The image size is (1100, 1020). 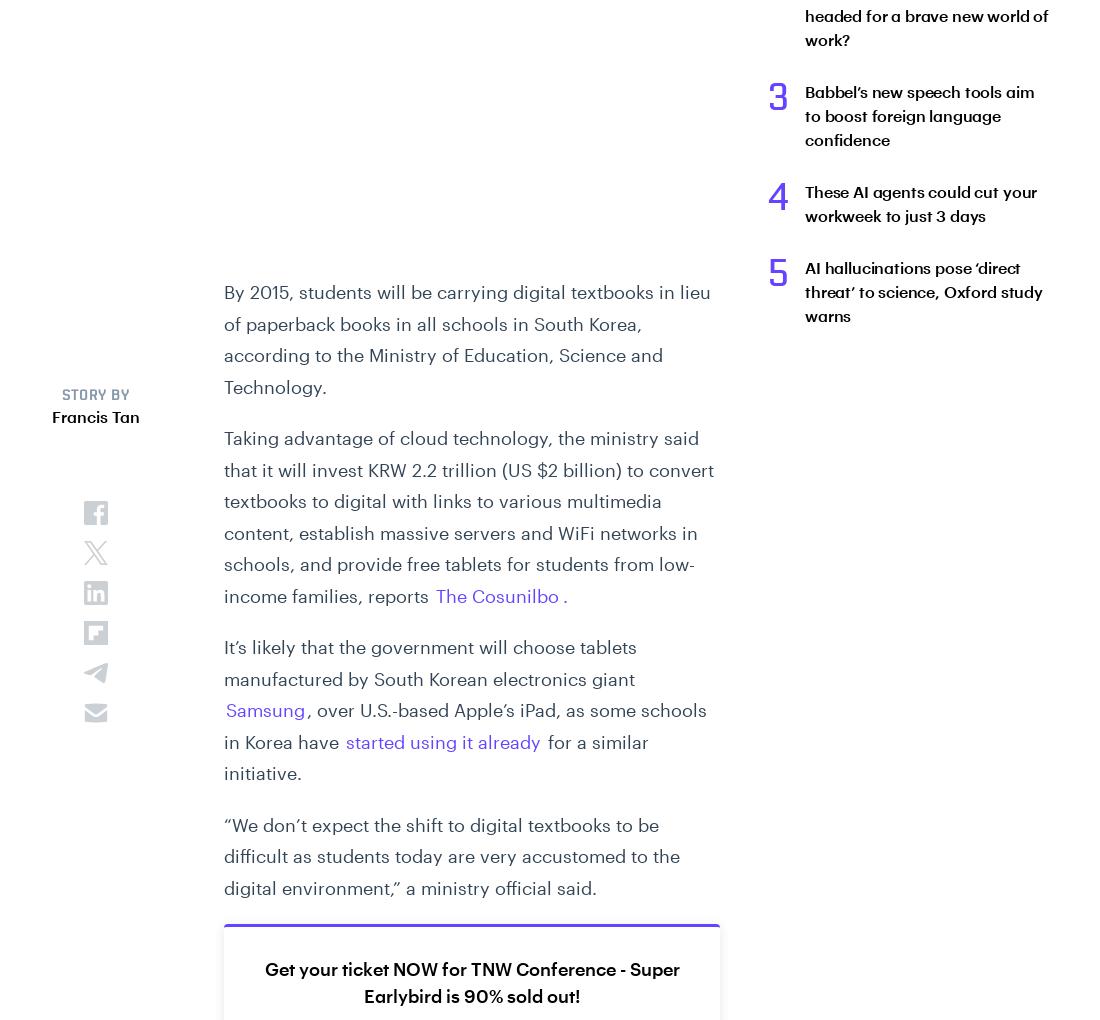 I want to click on 'By 2015, students will be carrying digital textbooks in lieu of paperback books in all schools in South Korea, according to the Ministry of Education, Science and Technology.', so click(x=223, y=339).